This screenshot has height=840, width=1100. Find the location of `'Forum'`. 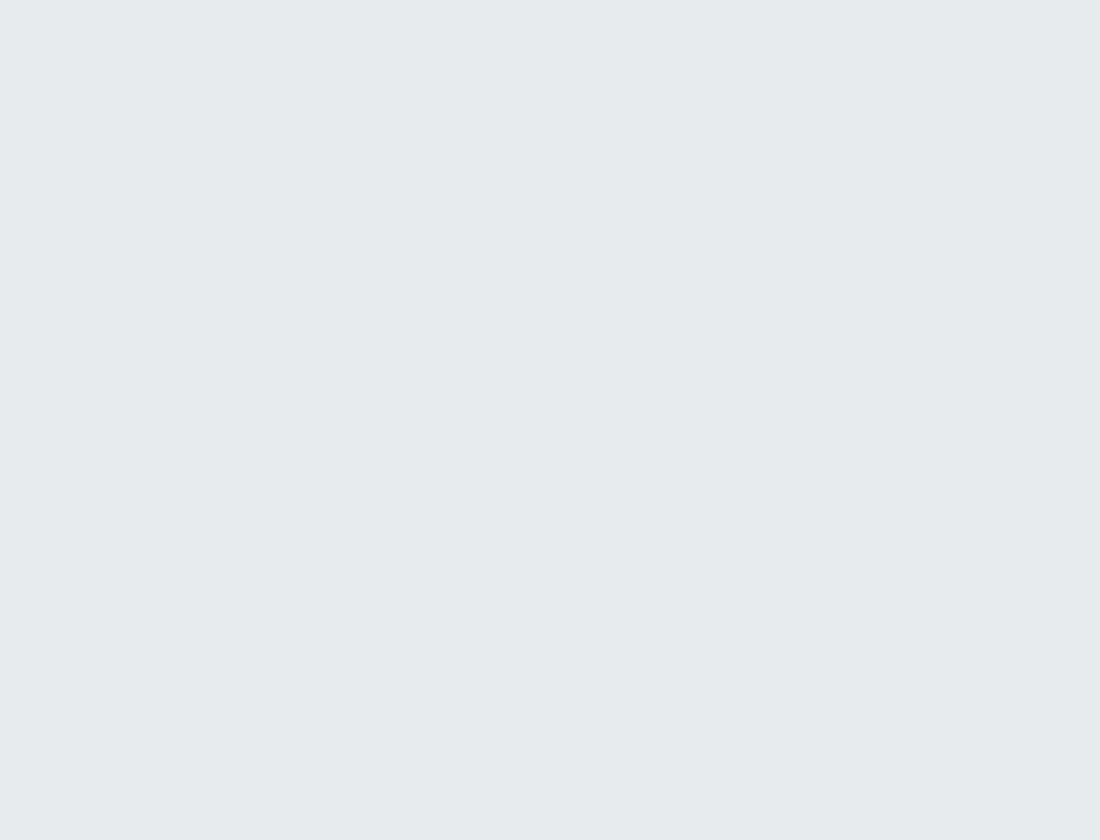

'Forum' is located at coordinates (746, 663).